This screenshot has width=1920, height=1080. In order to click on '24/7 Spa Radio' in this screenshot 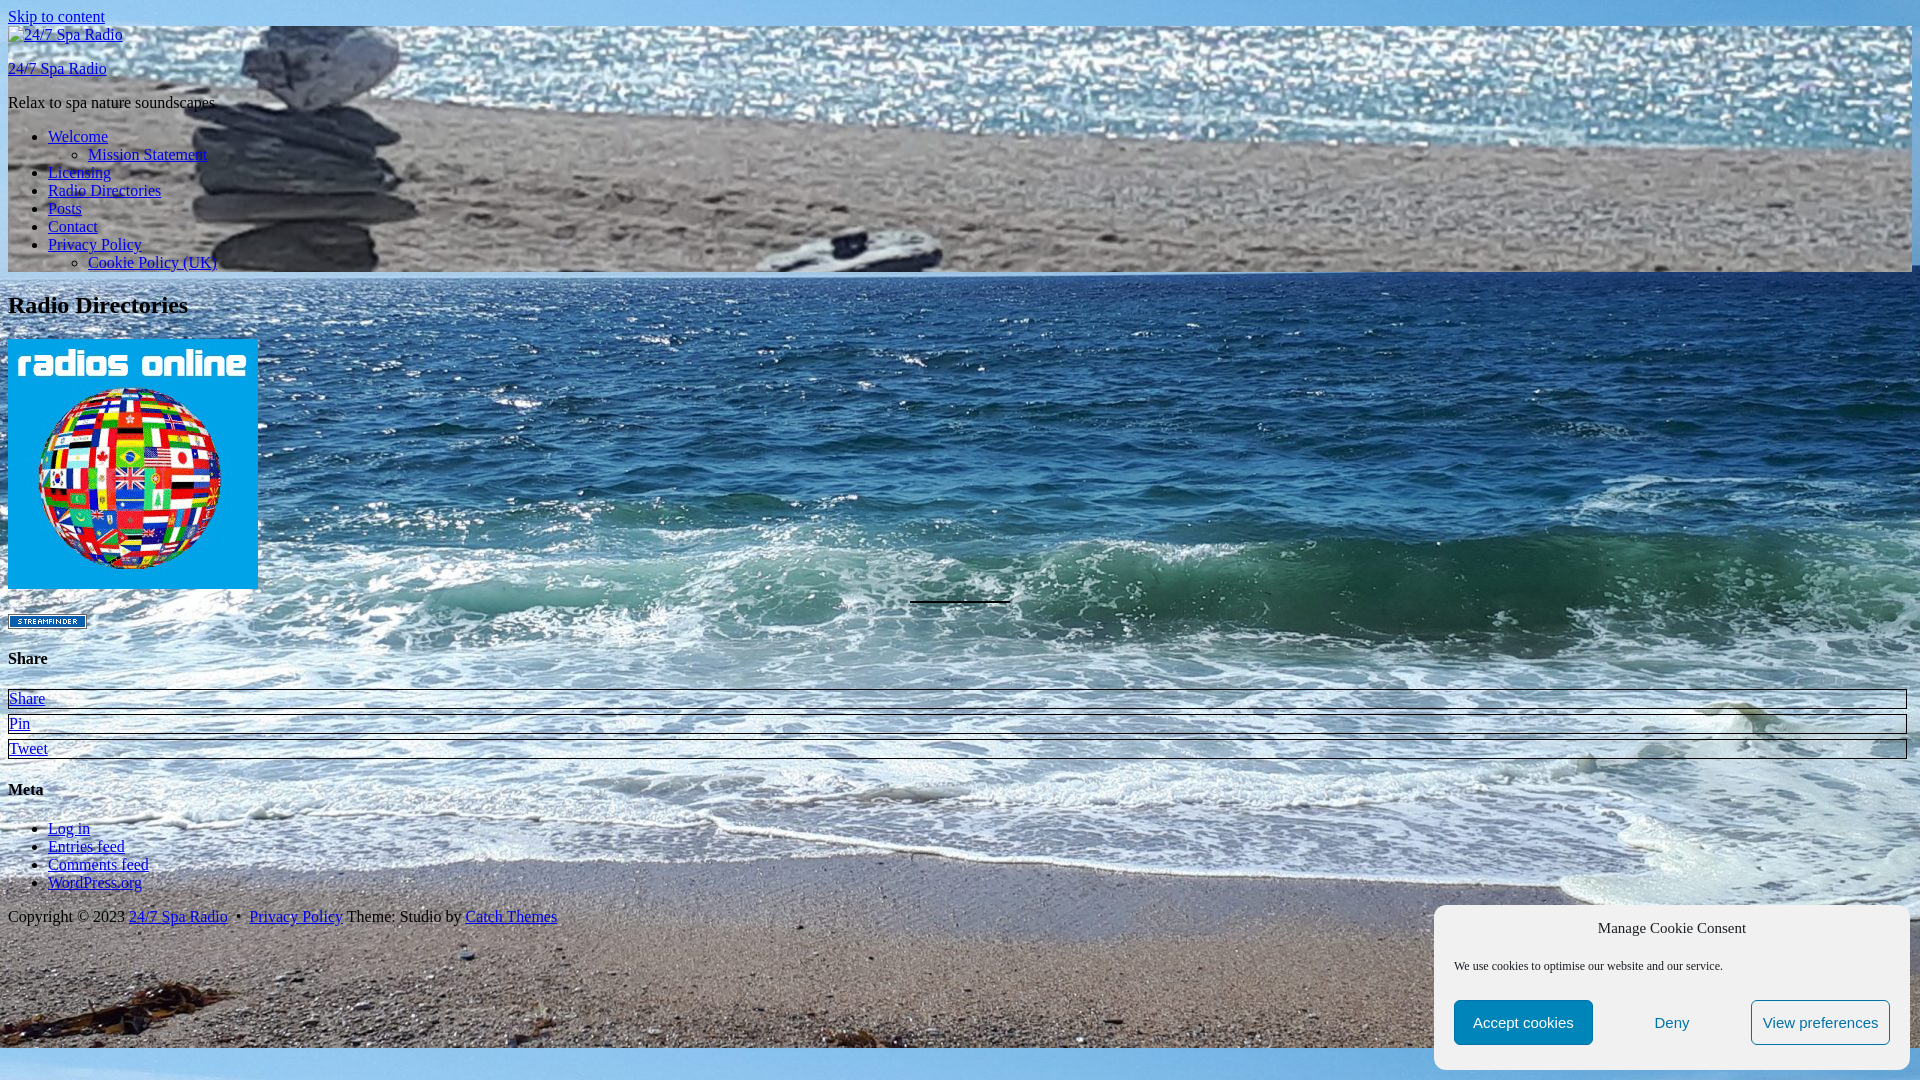, I will do `click(128, 916)`.